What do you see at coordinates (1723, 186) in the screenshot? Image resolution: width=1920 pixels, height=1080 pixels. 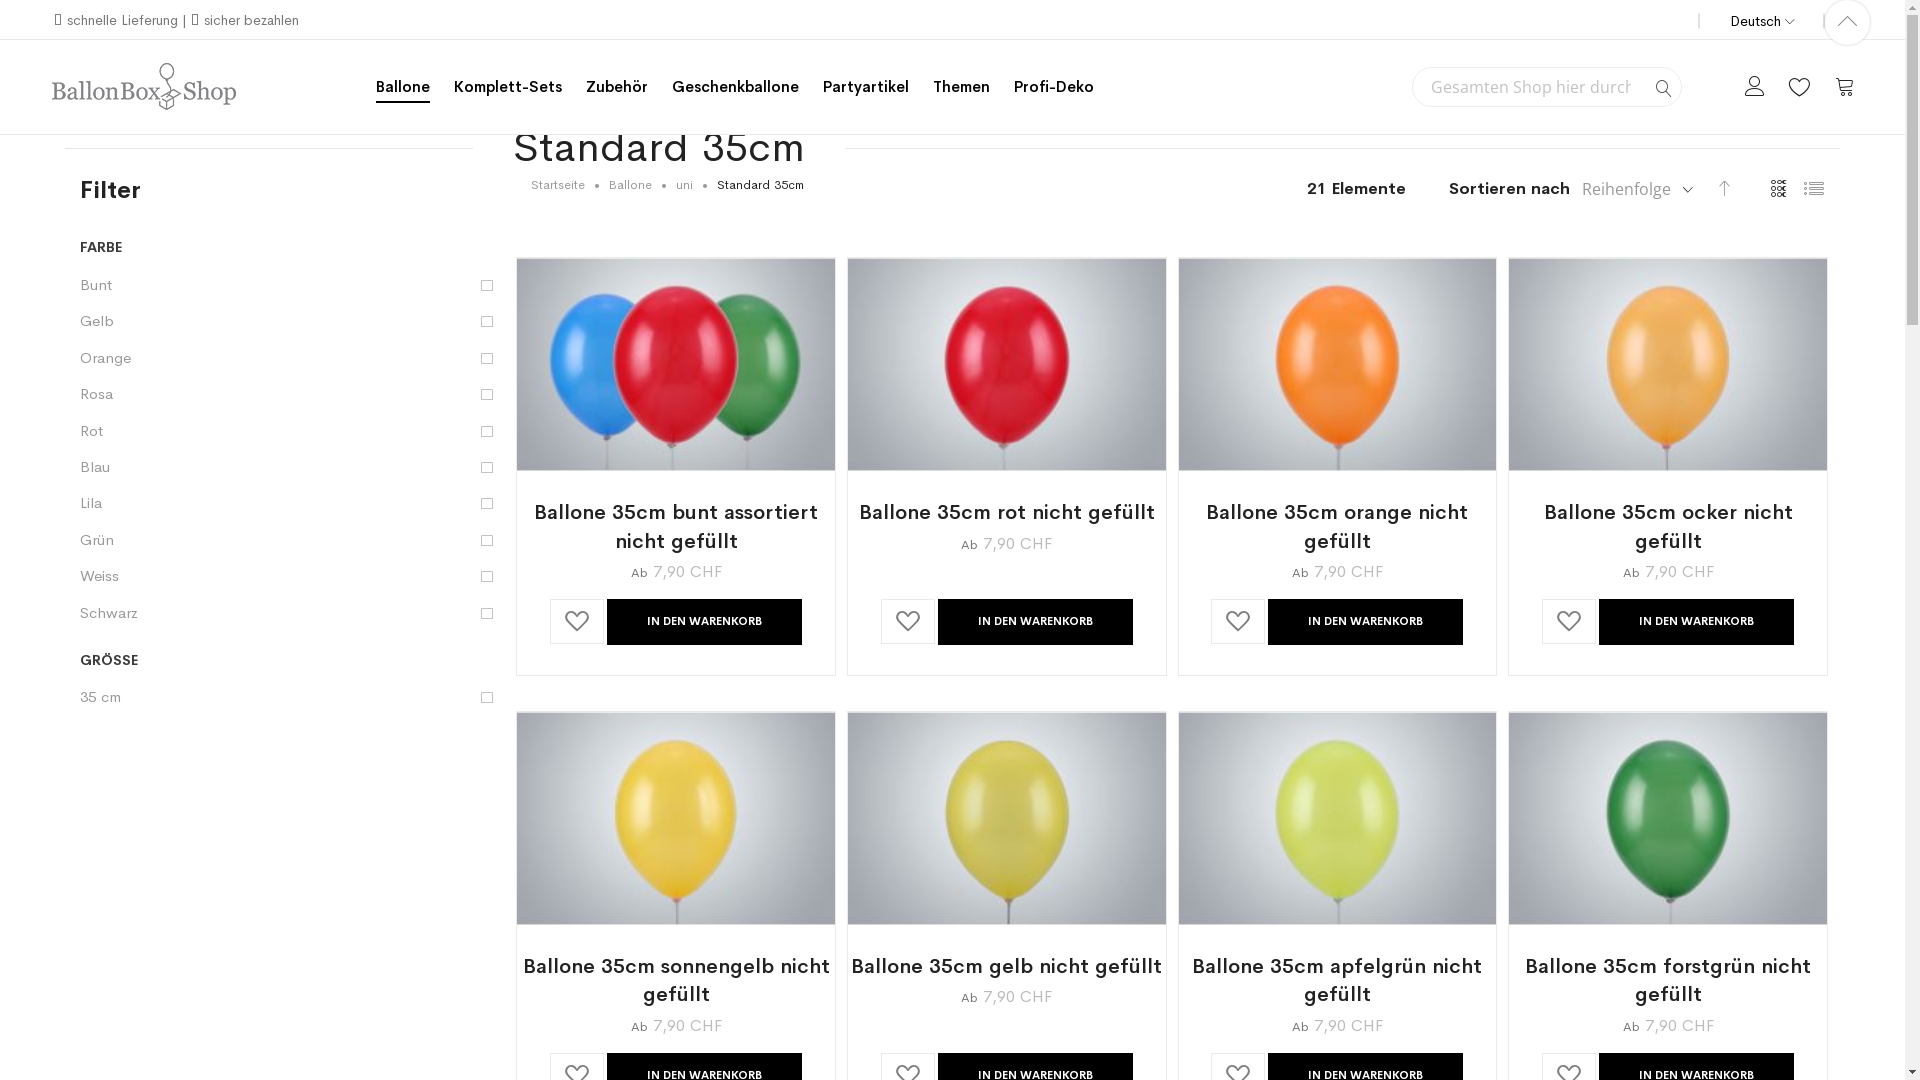 I see `'Absteigend sortieren'` at bounding box center [1723, 186].